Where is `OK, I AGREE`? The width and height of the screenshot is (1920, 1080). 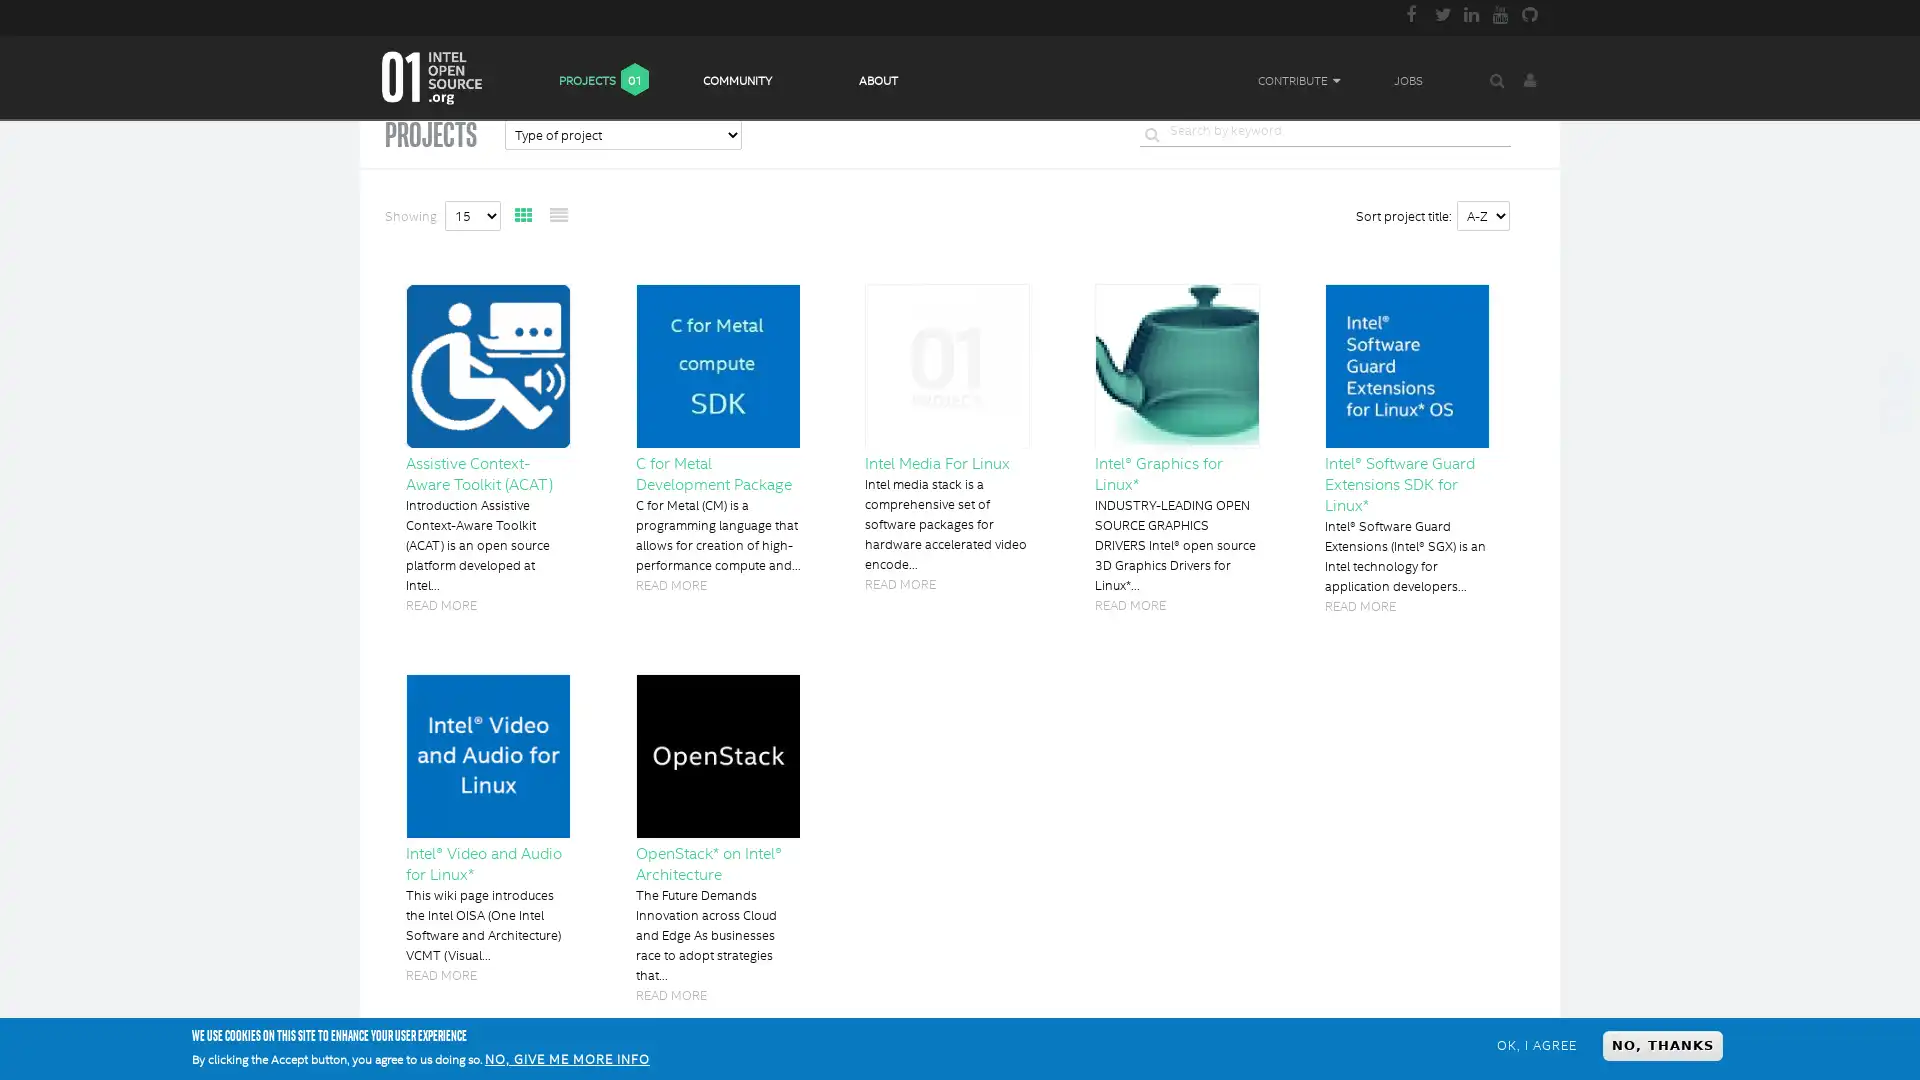 OK, I AGREE is located at coordinates (1535, 1044).